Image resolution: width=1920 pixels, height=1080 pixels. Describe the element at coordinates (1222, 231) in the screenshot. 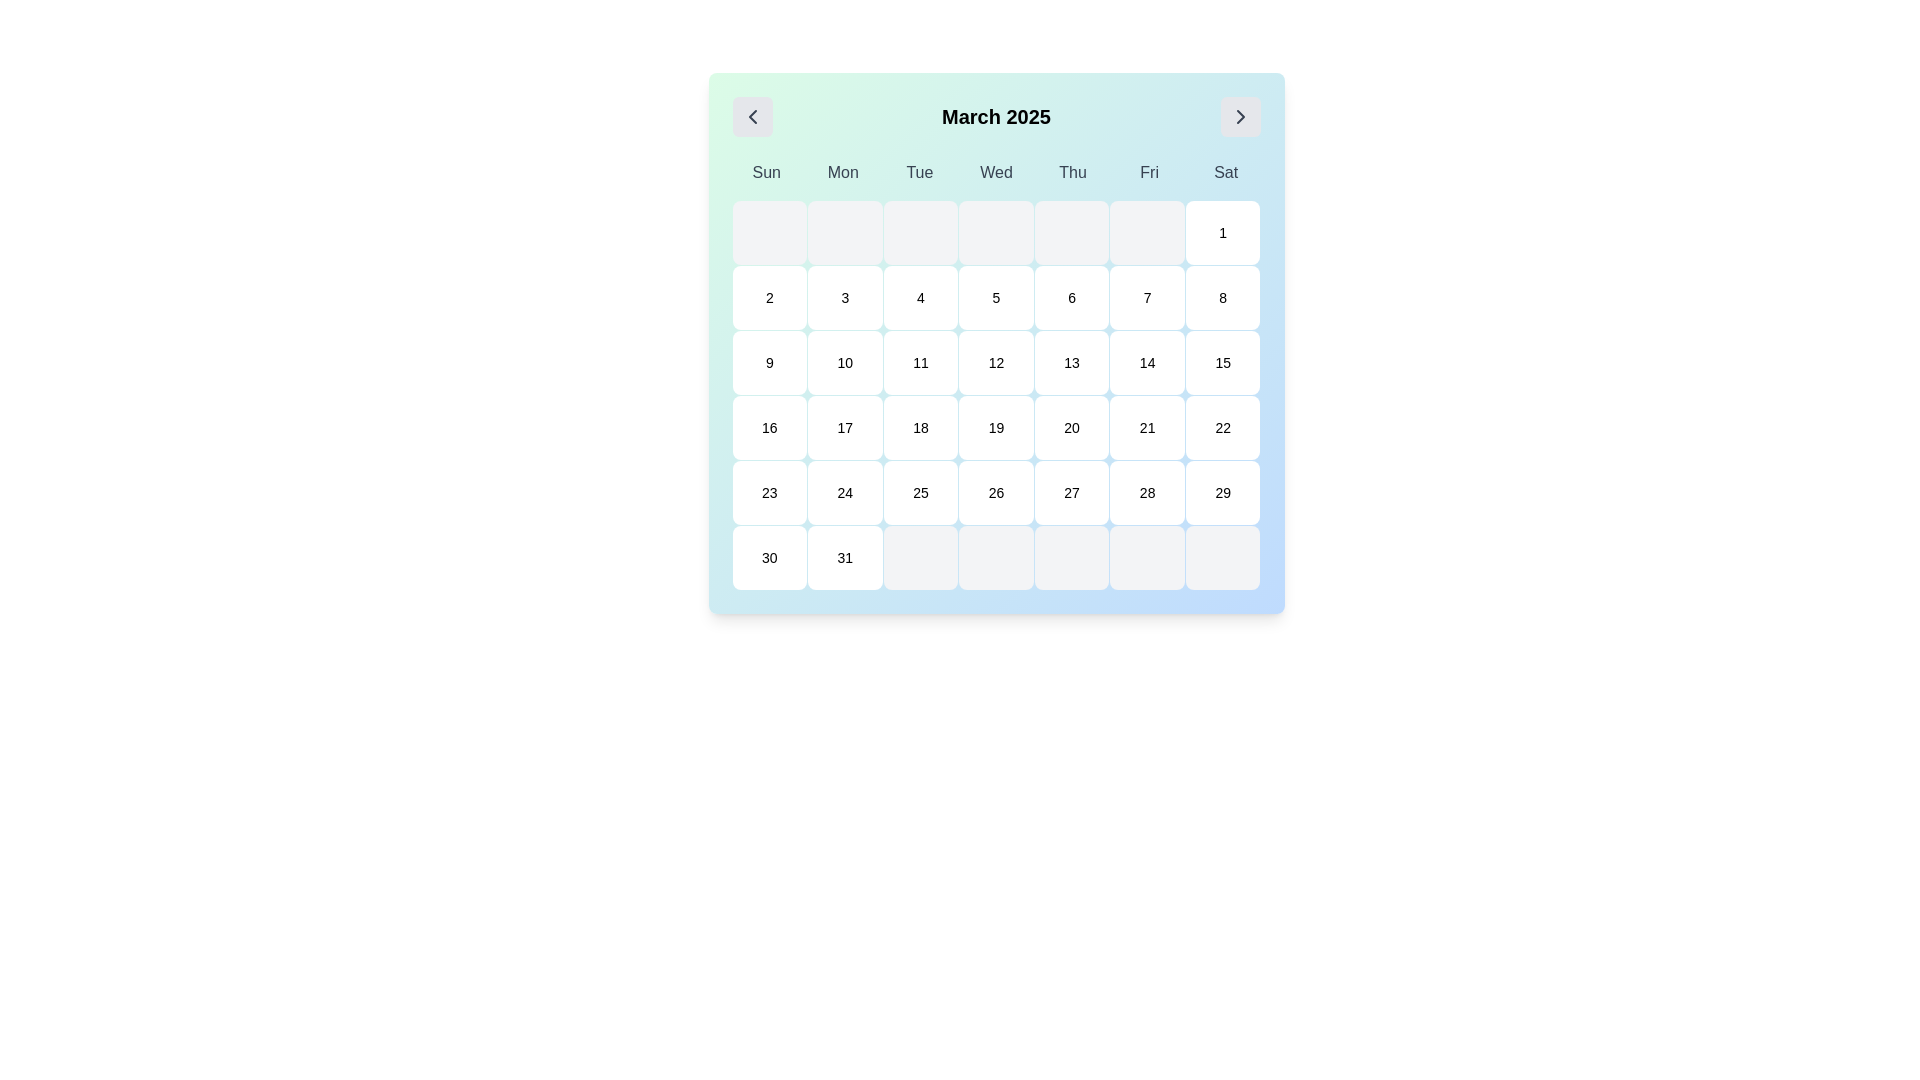

I see `the button representing the '1st' day of the month in the calendar` at that location.